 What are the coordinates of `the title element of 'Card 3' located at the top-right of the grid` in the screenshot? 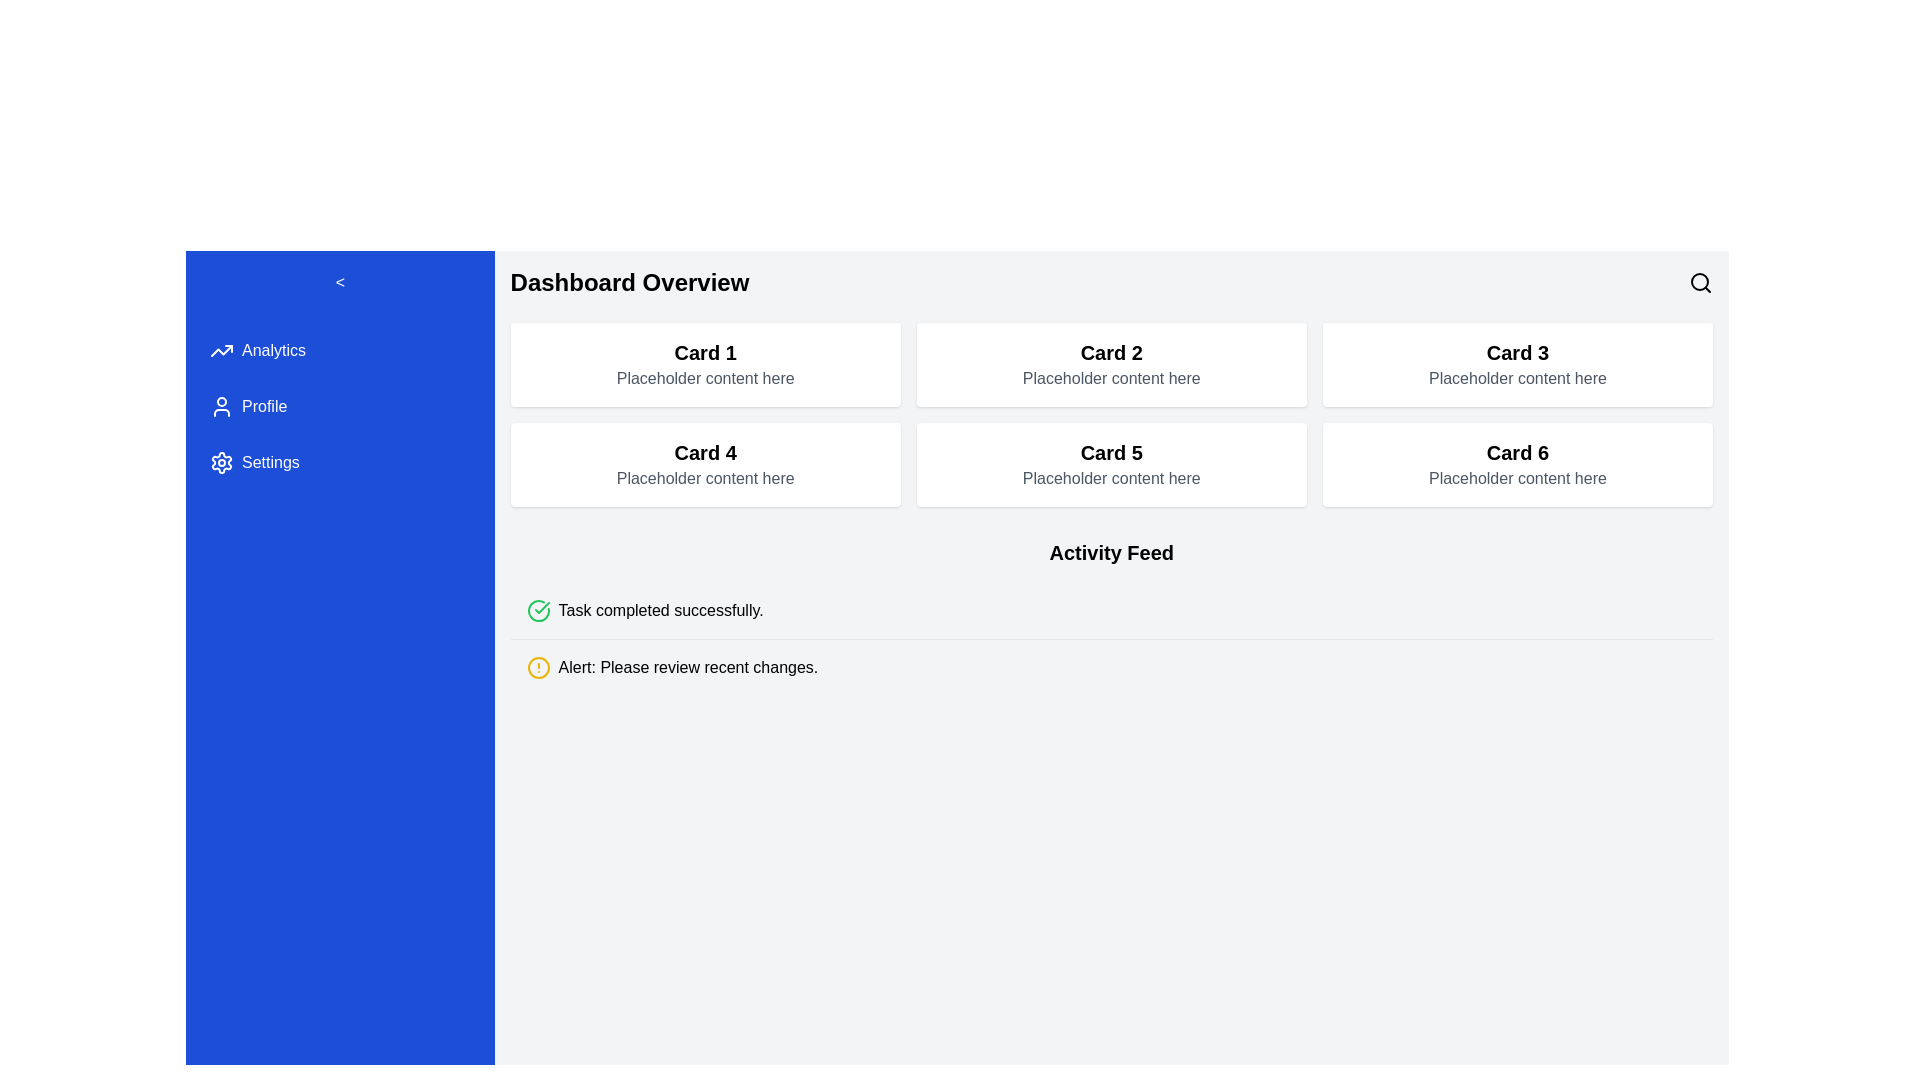 It's located at (1517, 352).